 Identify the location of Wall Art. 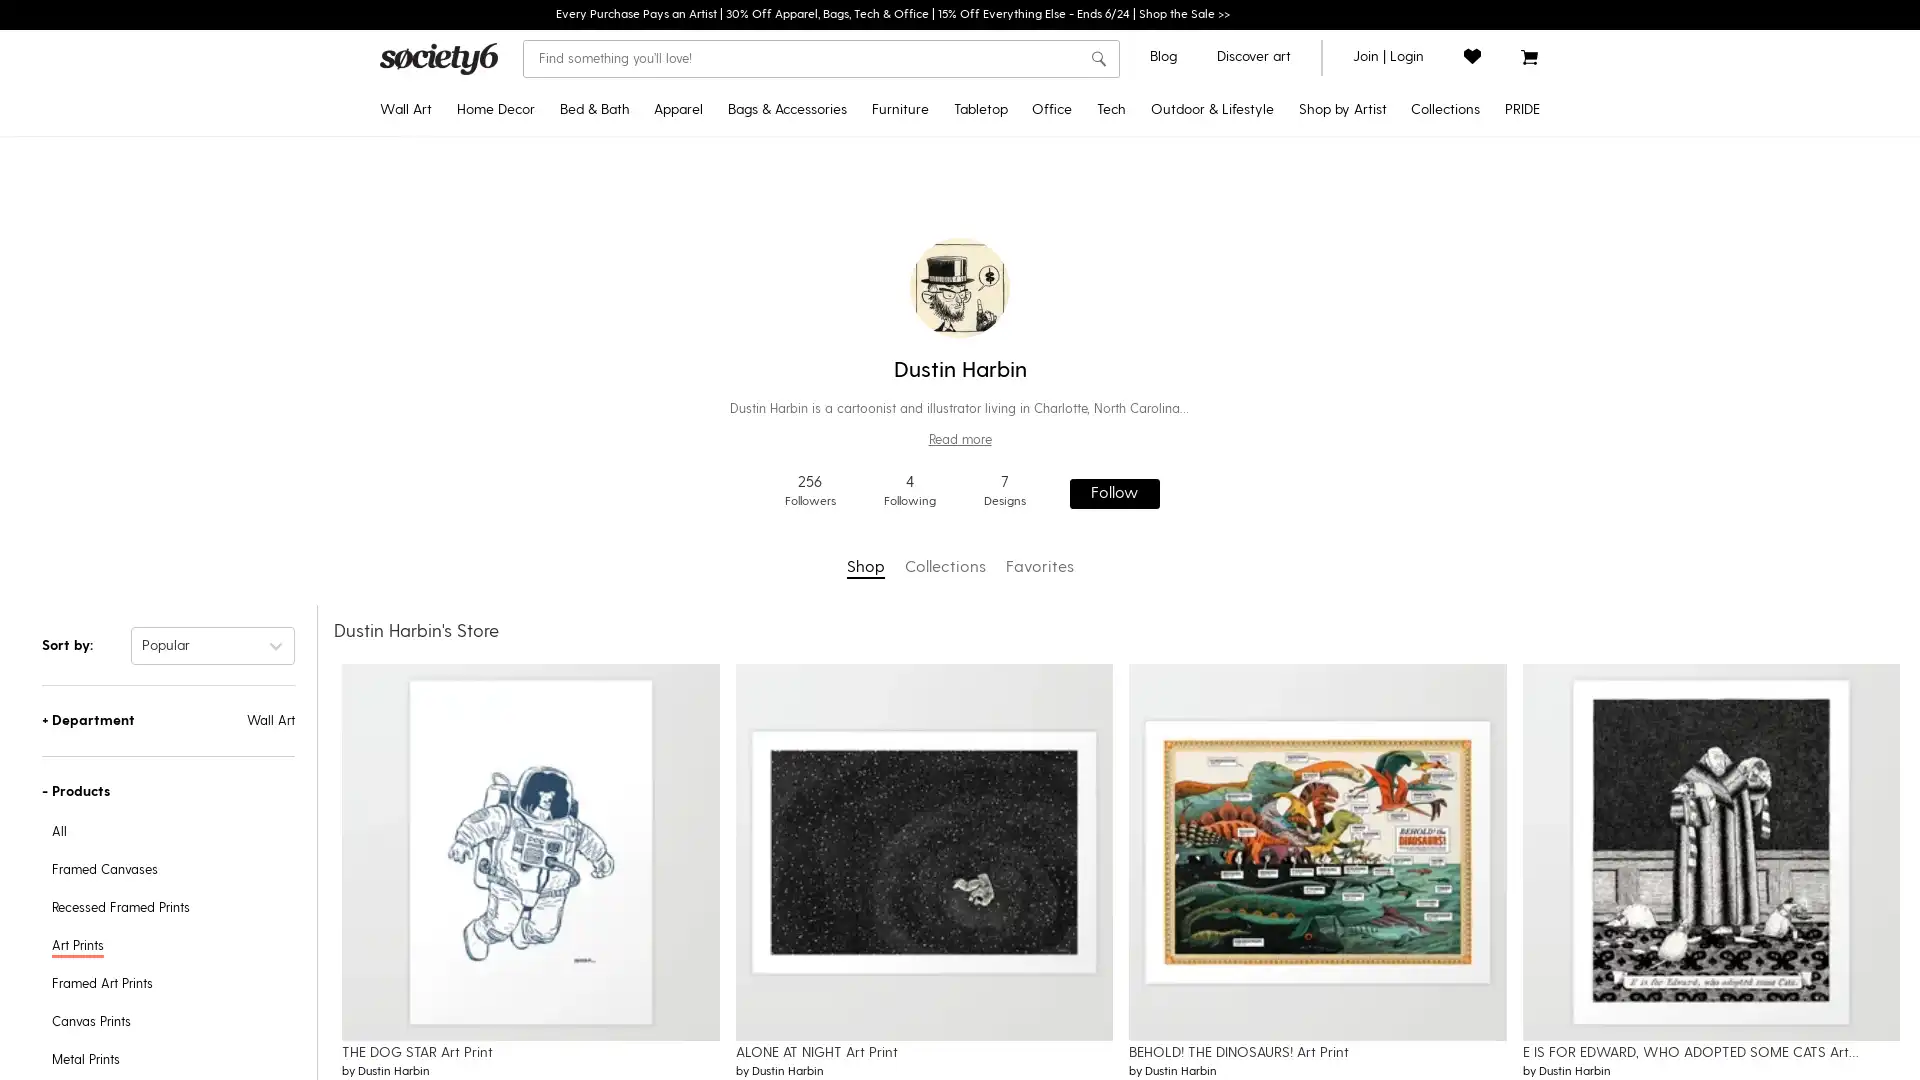
(405, 110).